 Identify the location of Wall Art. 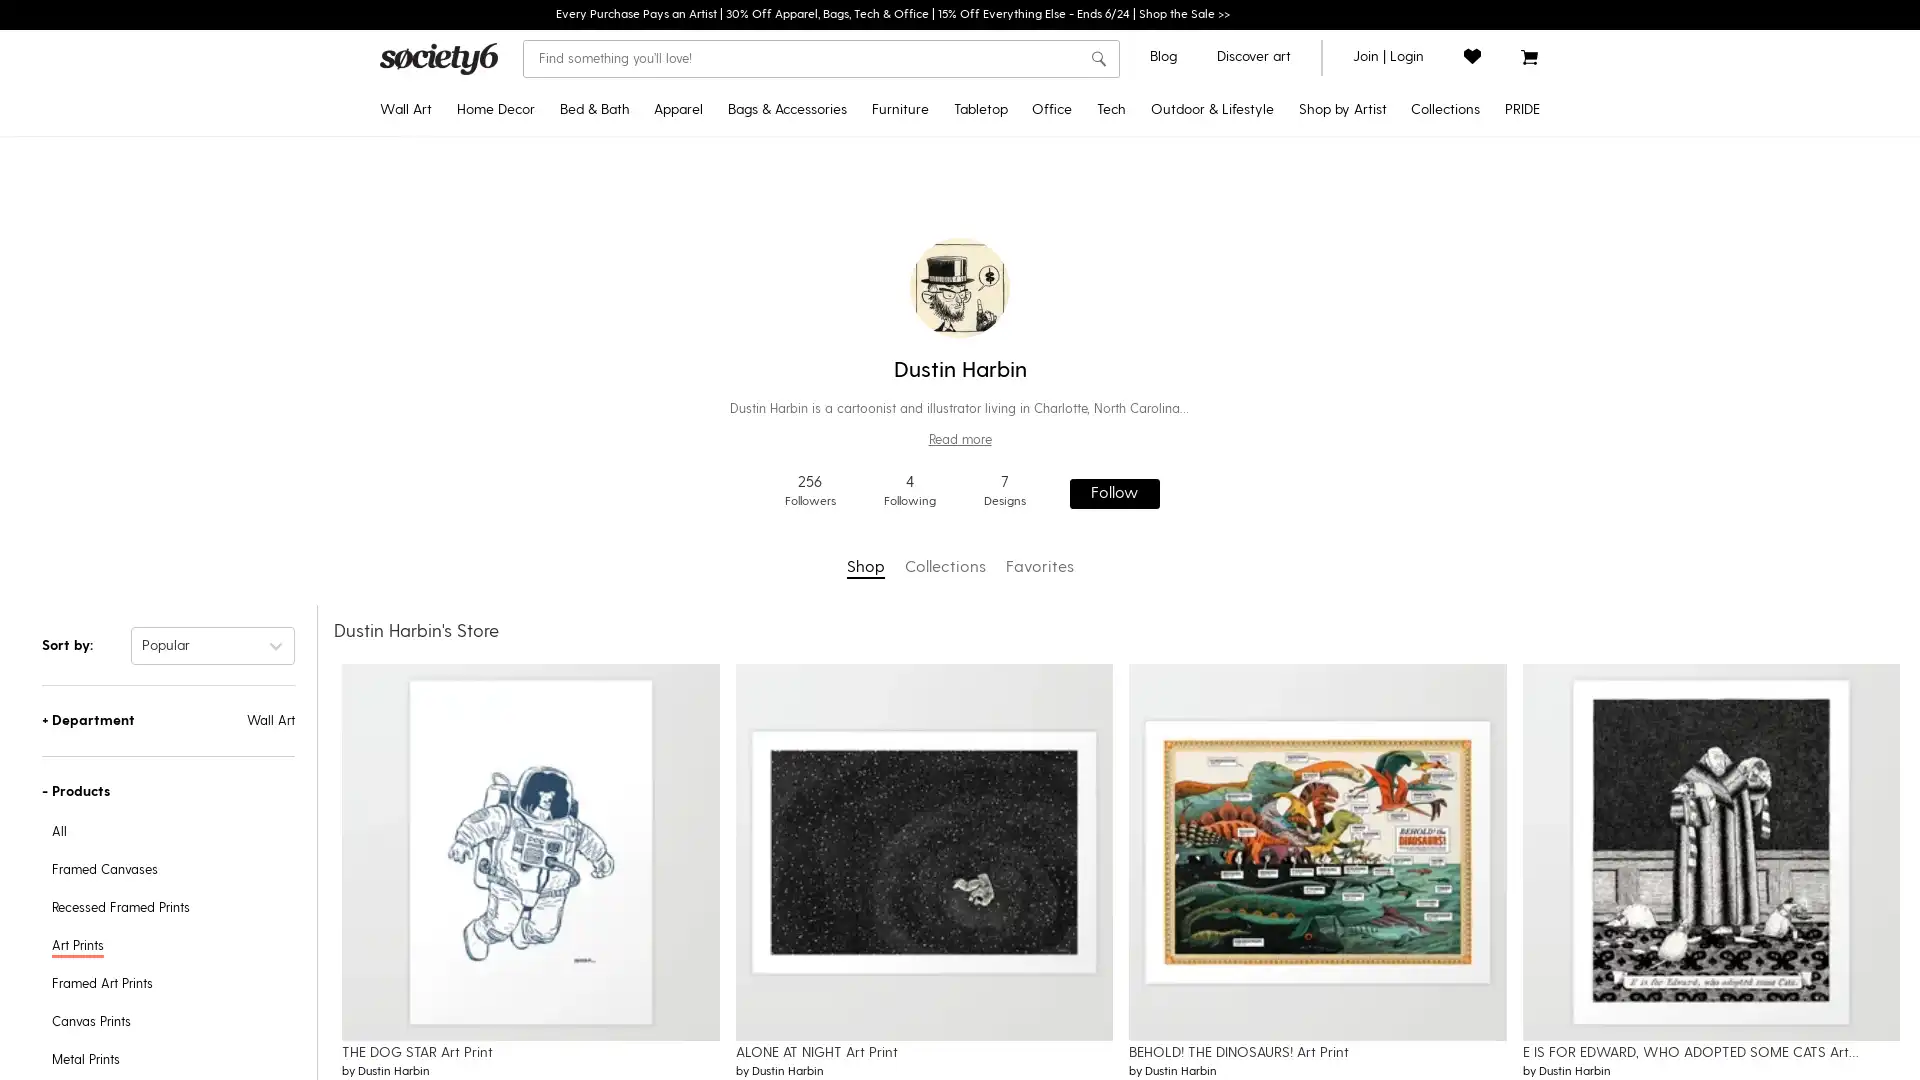
(405, 110).